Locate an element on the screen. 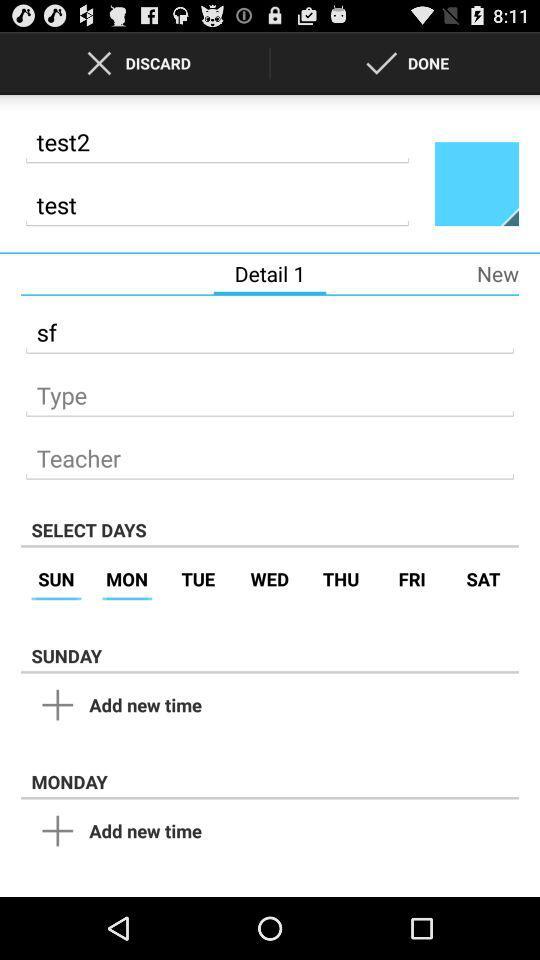 The width and height of the screenshot is (540, 960). the star icon is located at coordinates (475, 196).